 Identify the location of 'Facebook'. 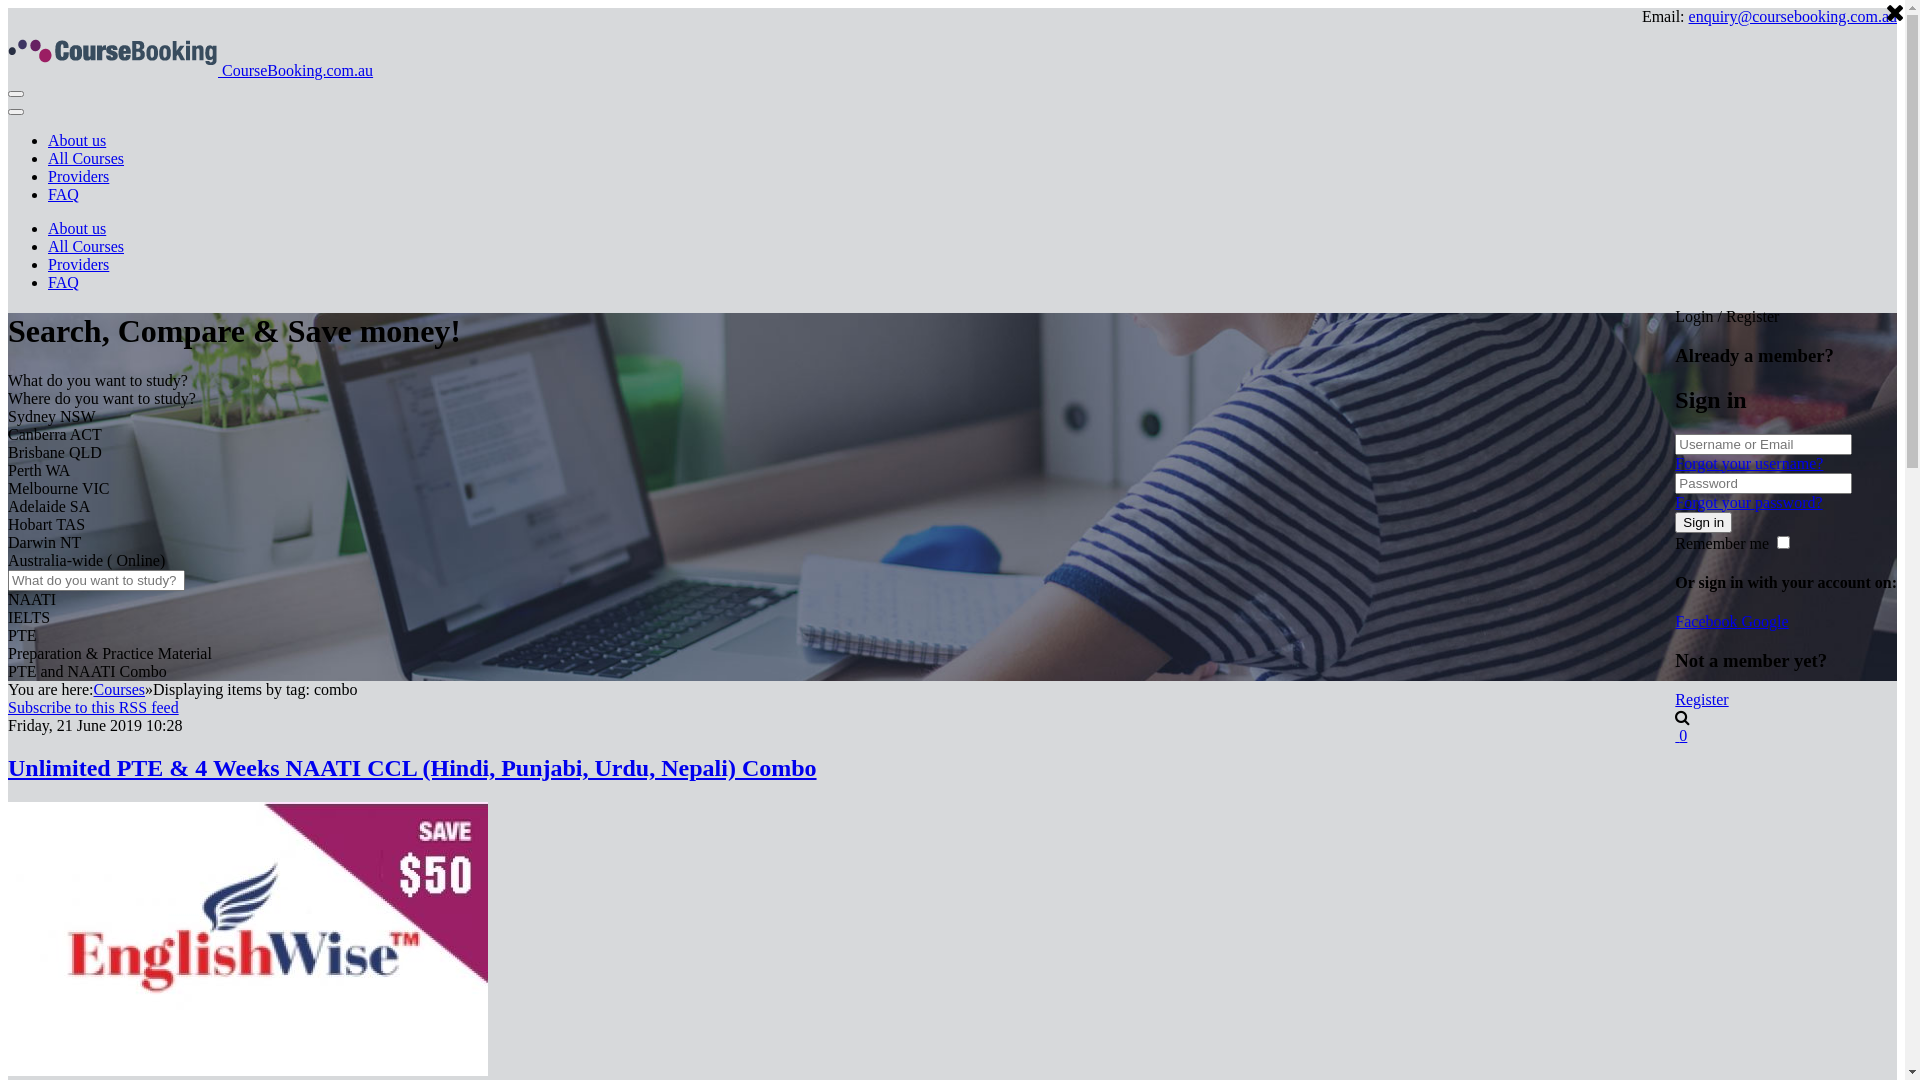
(1707, 620).